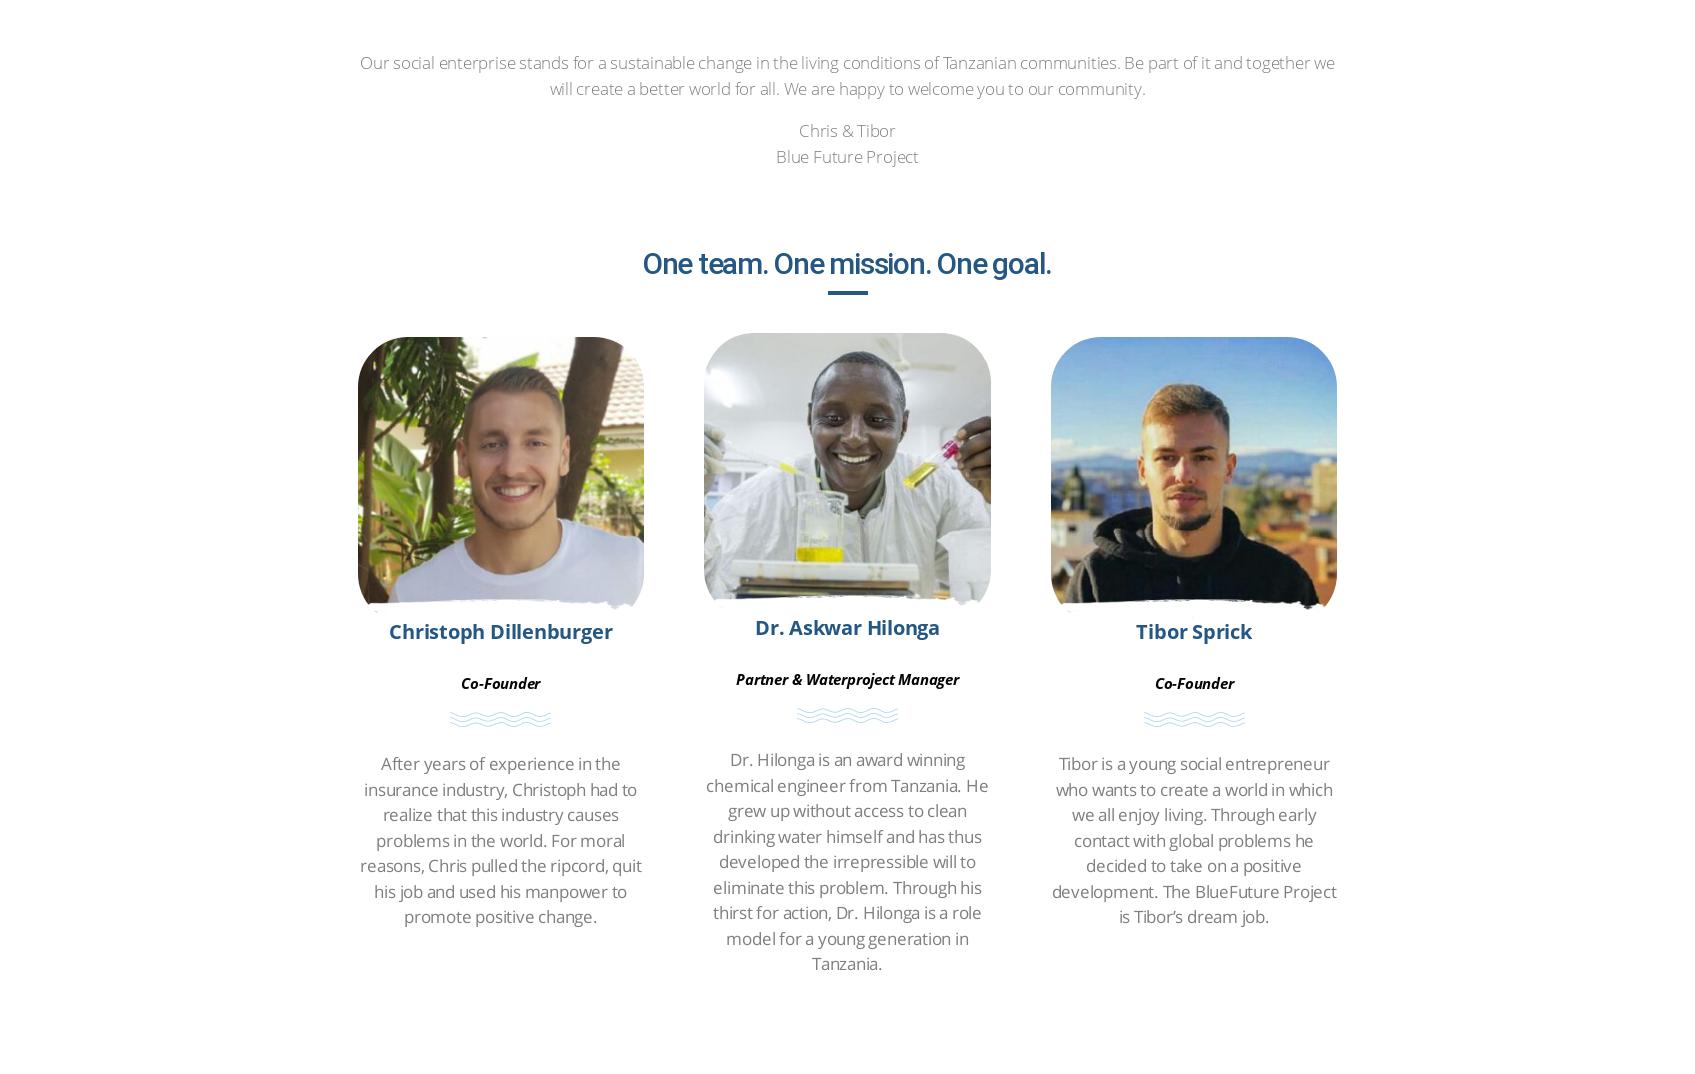 This screenshot has height=1074, width=1695. I want to click on 'Unsere Philosophie', so click(1041, 111).